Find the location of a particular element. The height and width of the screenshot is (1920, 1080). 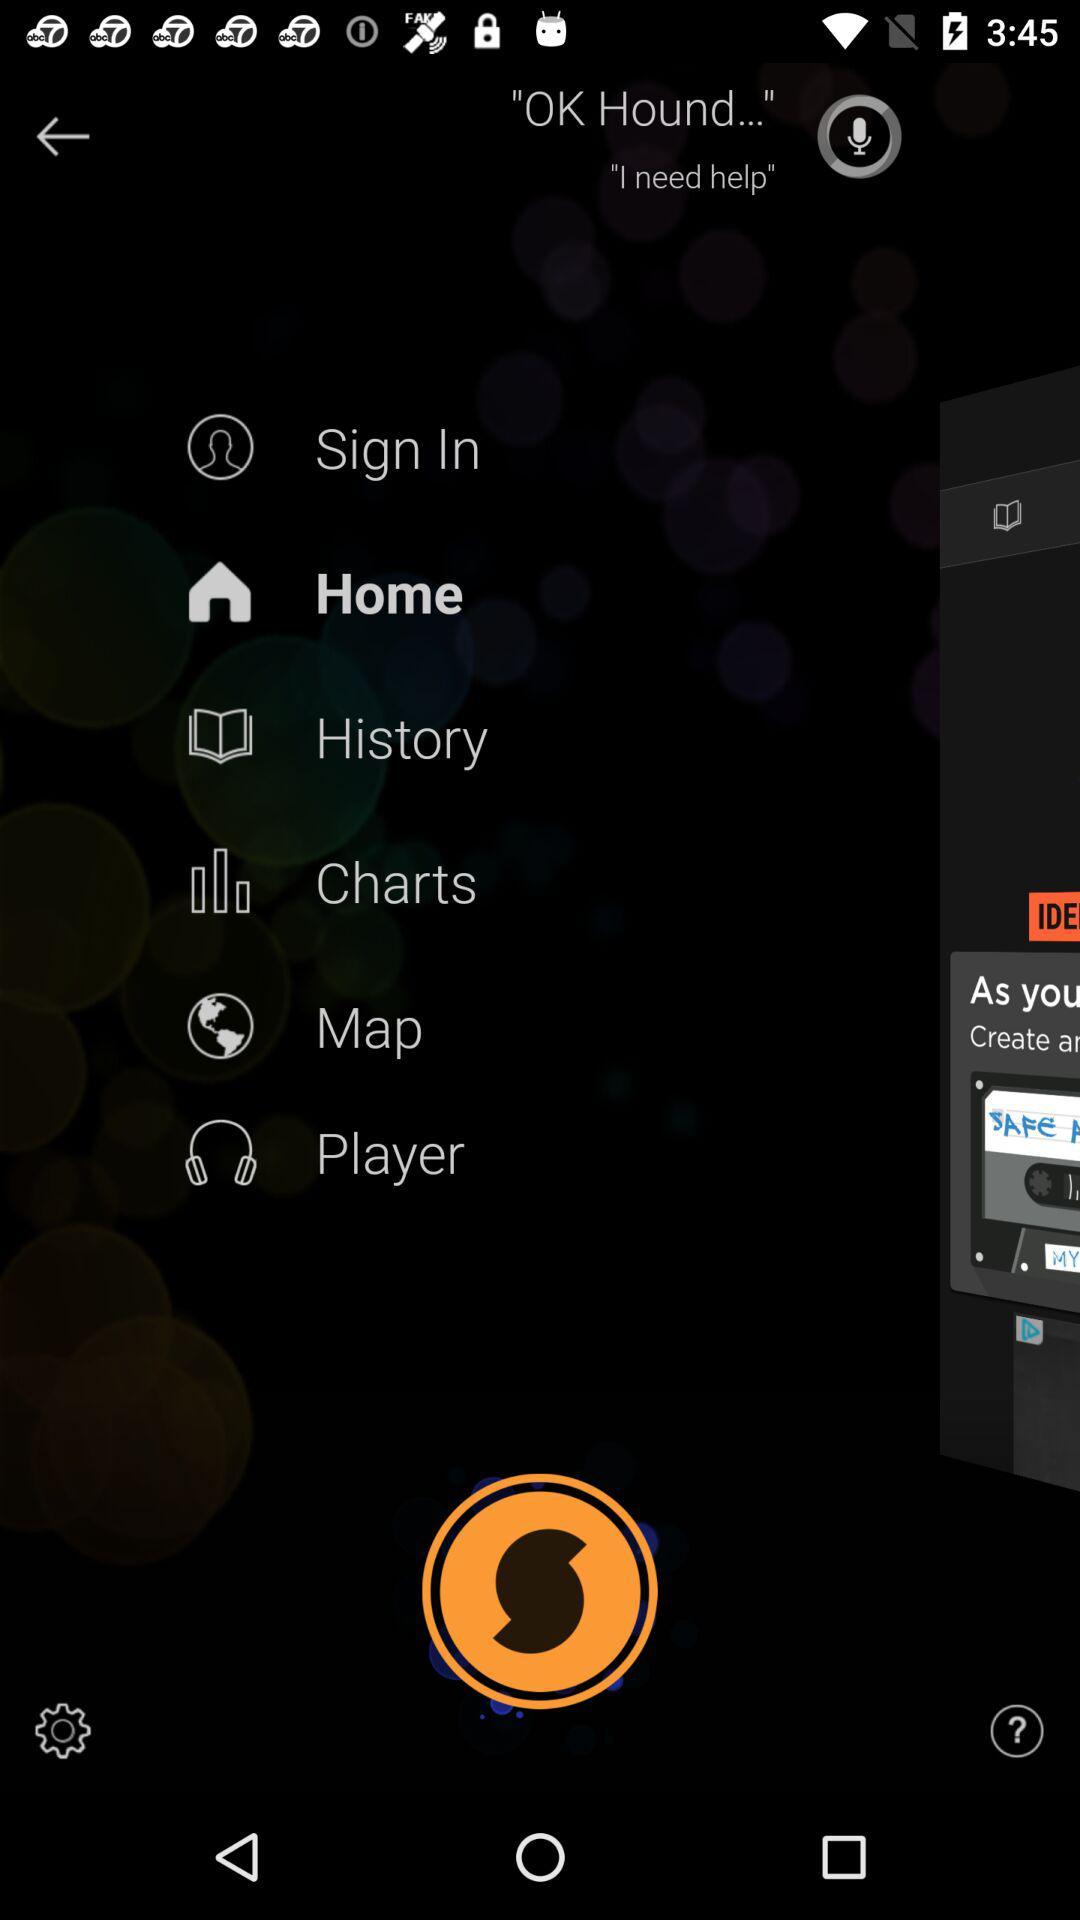

the settings icon is located at coordinates (61, 1730).